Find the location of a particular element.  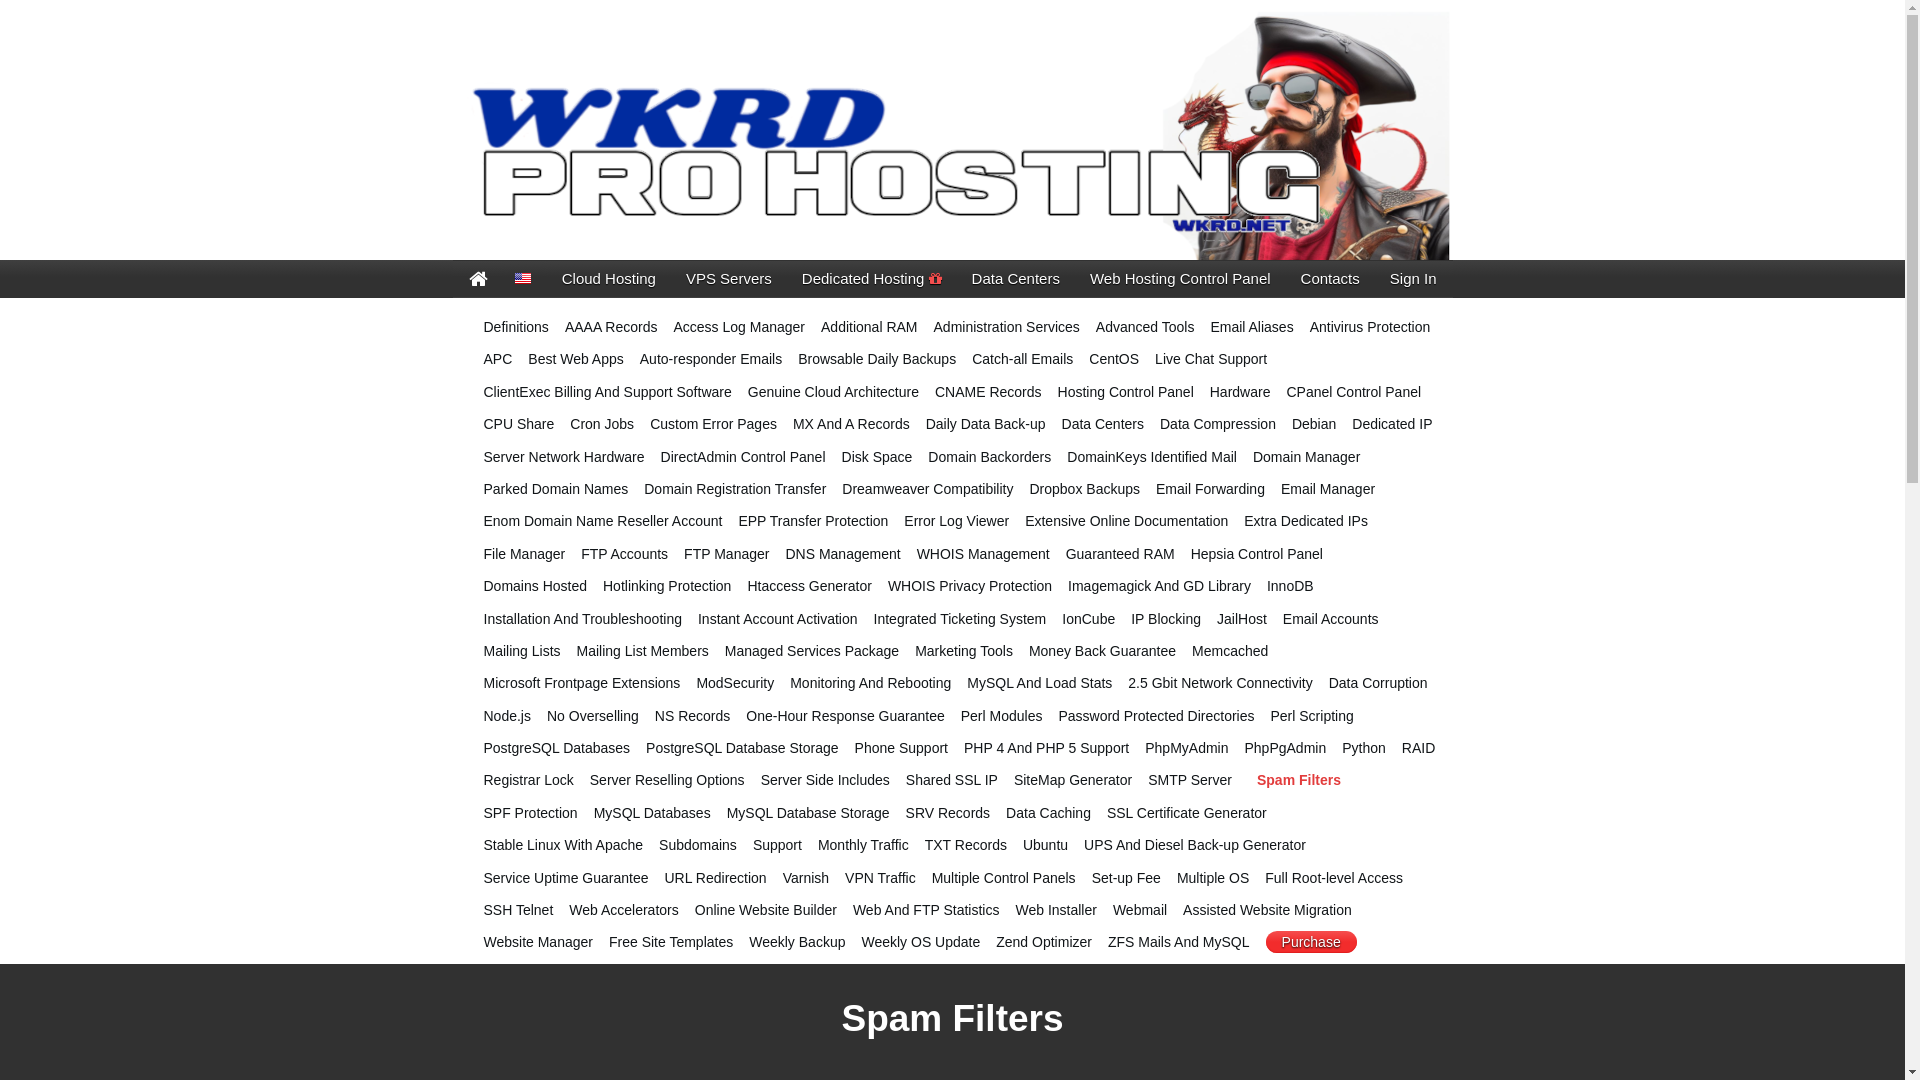

'Domain Manager' is located at coordinates (1306, 456).